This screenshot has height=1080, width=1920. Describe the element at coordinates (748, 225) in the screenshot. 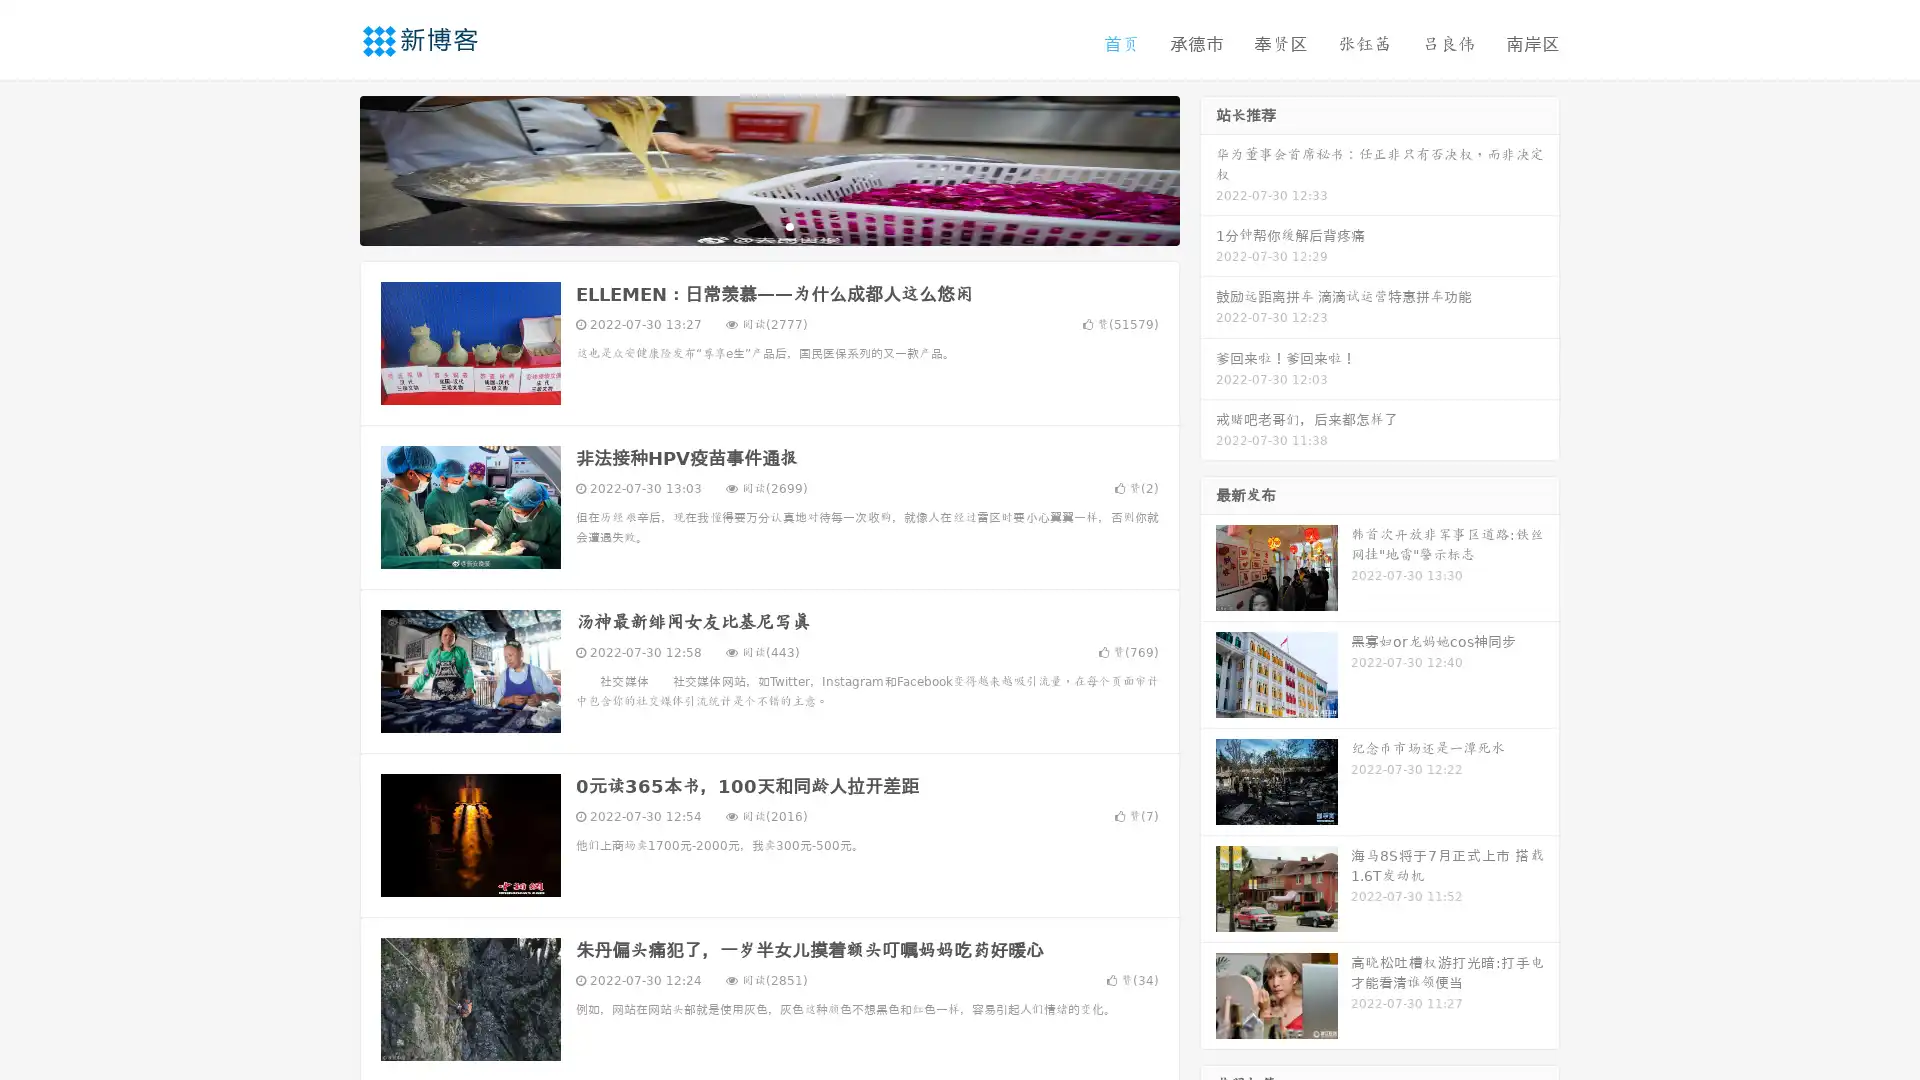

I see `Go to slide 1` at that location.